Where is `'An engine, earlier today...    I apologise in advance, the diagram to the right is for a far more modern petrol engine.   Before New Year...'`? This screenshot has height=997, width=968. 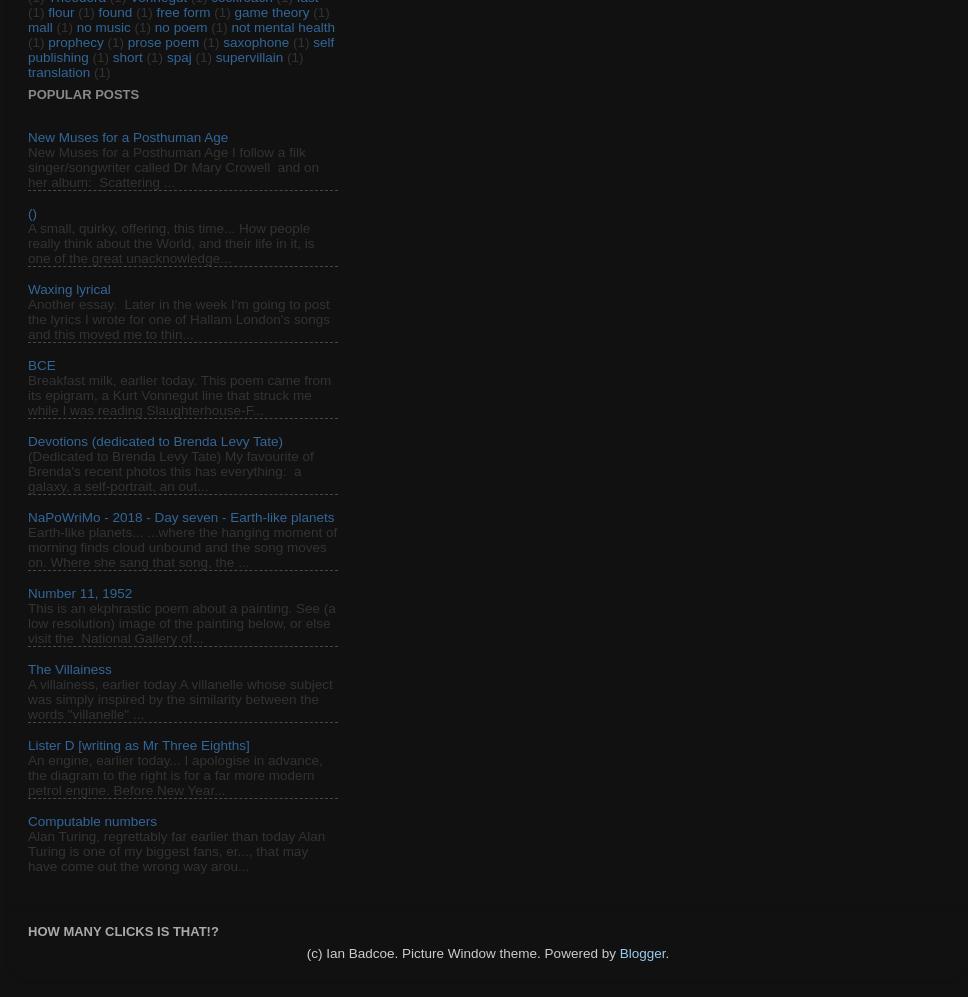 'An engine, earlier today...    I apologise in advance, the diagram to the right is for a far more modern petrol engine.   Before New Year...' is located at coordinates (175, 774).